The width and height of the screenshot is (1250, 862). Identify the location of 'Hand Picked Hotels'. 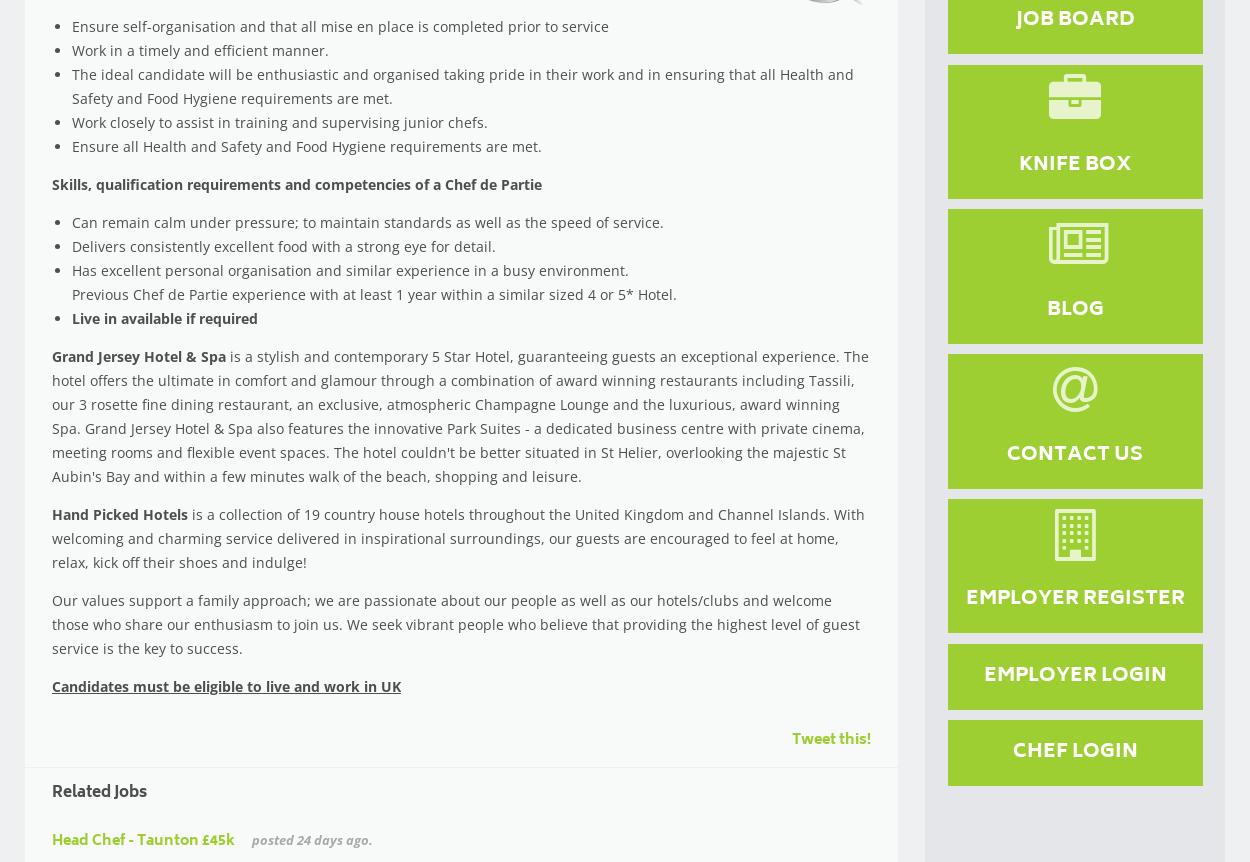
(119, 512).